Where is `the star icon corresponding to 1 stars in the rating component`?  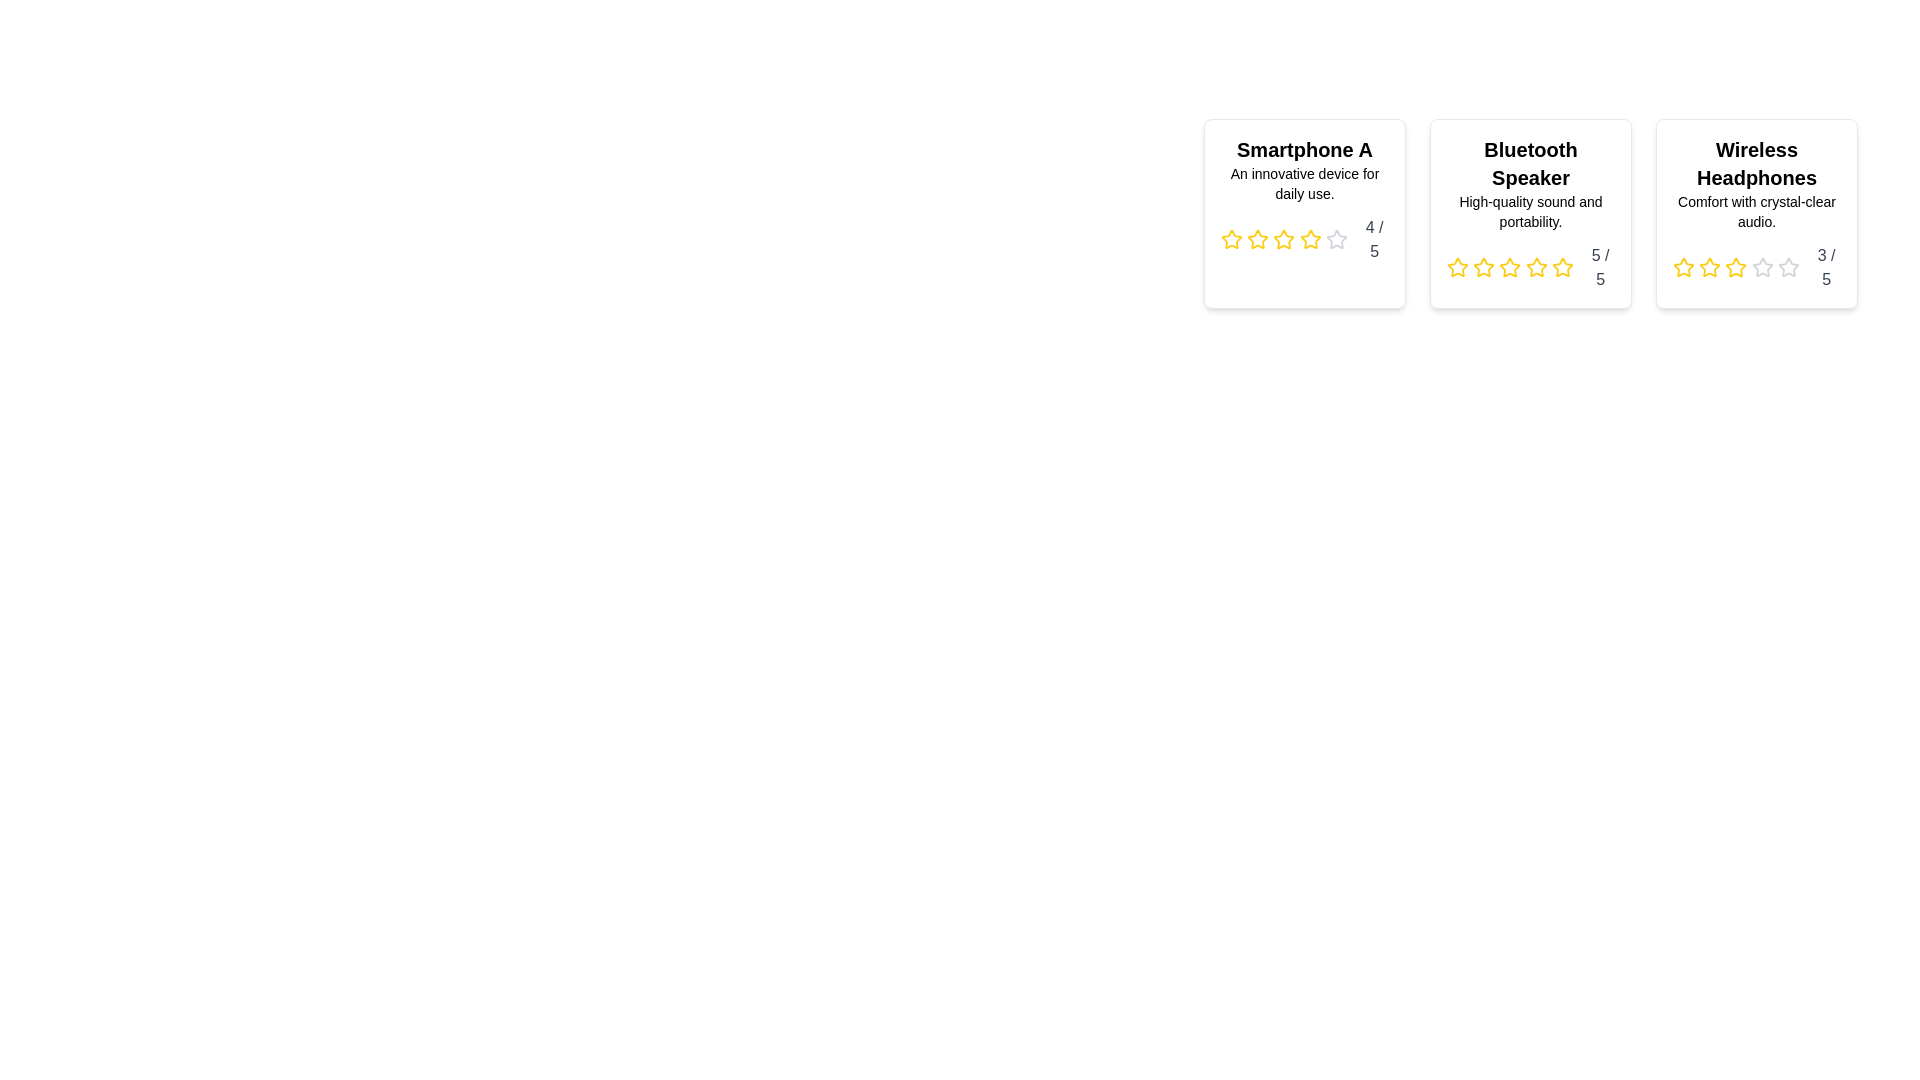 the star icon corresponding to 1 stars in the rating component is located at coordinates (1231, 238).